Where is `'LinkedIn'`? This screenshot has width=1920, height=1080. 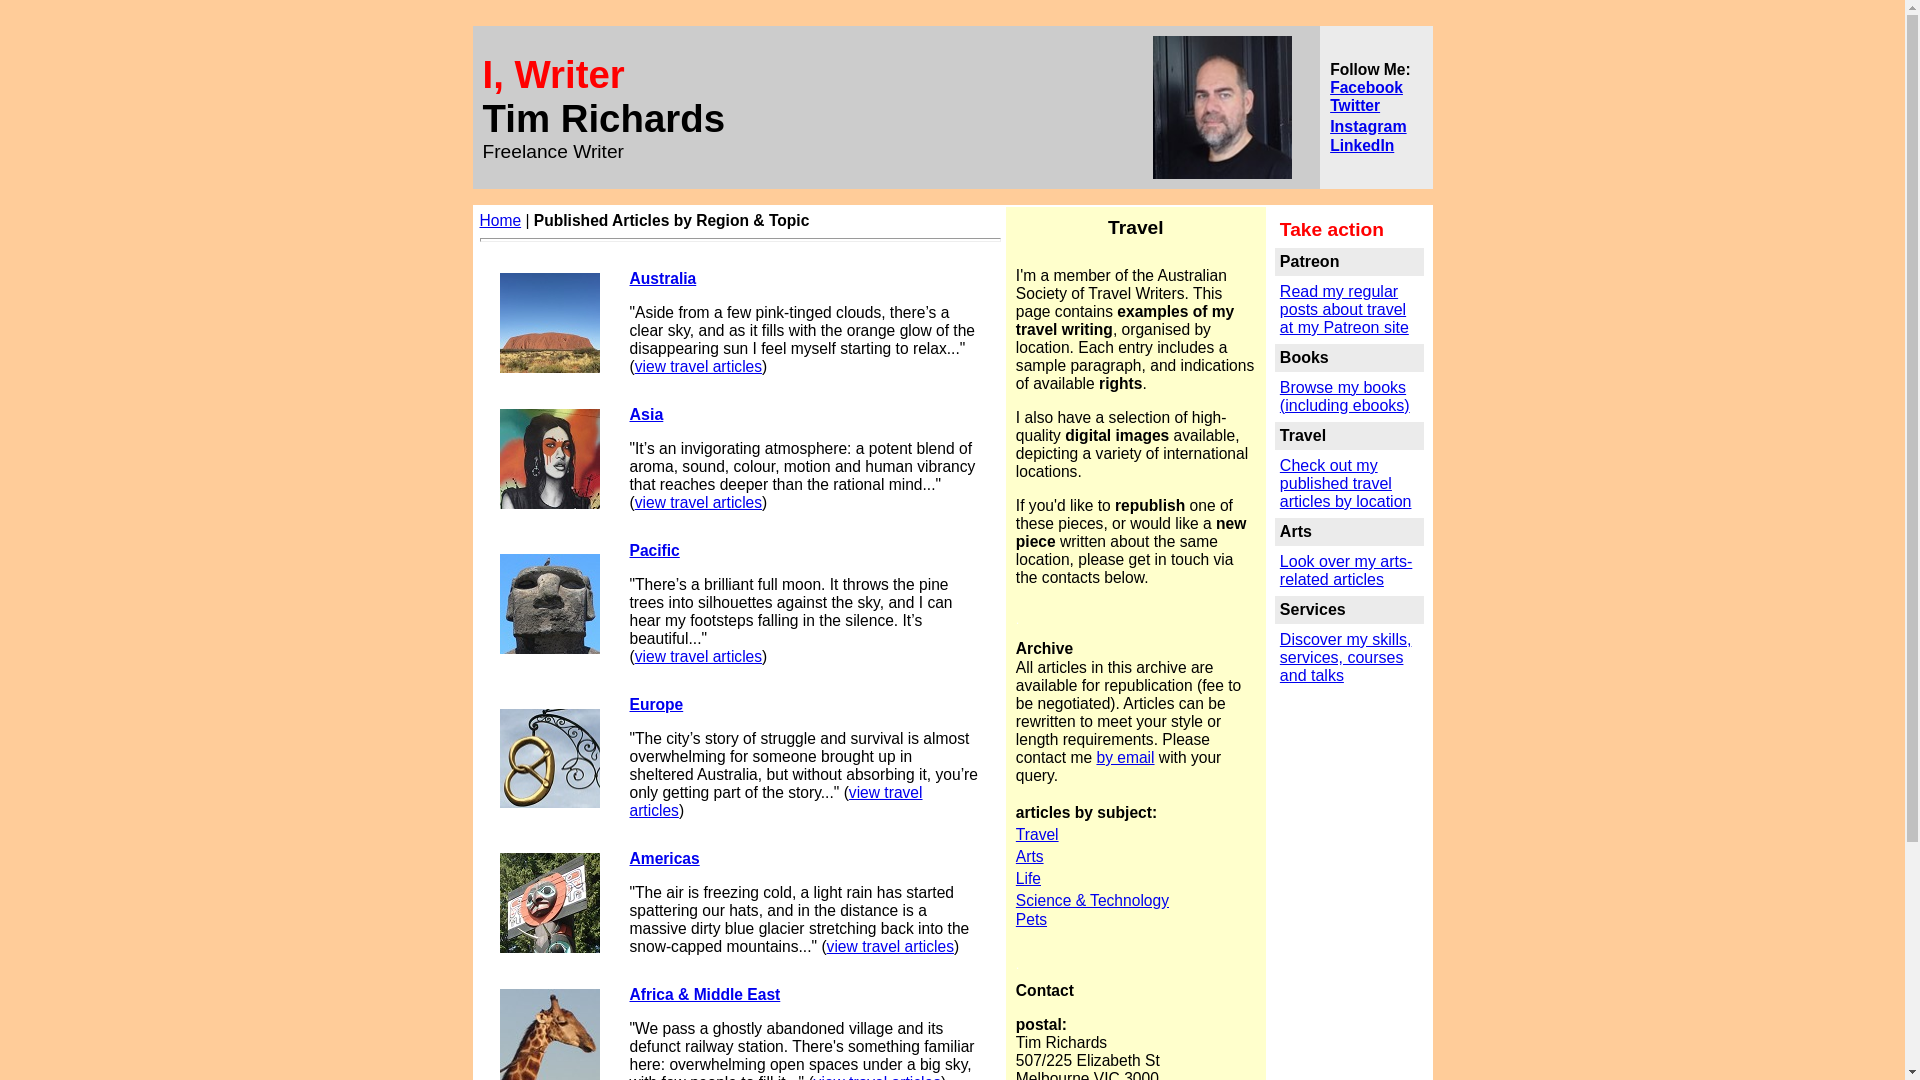
'LinkedIn' is located at coordinates (1329, 143).